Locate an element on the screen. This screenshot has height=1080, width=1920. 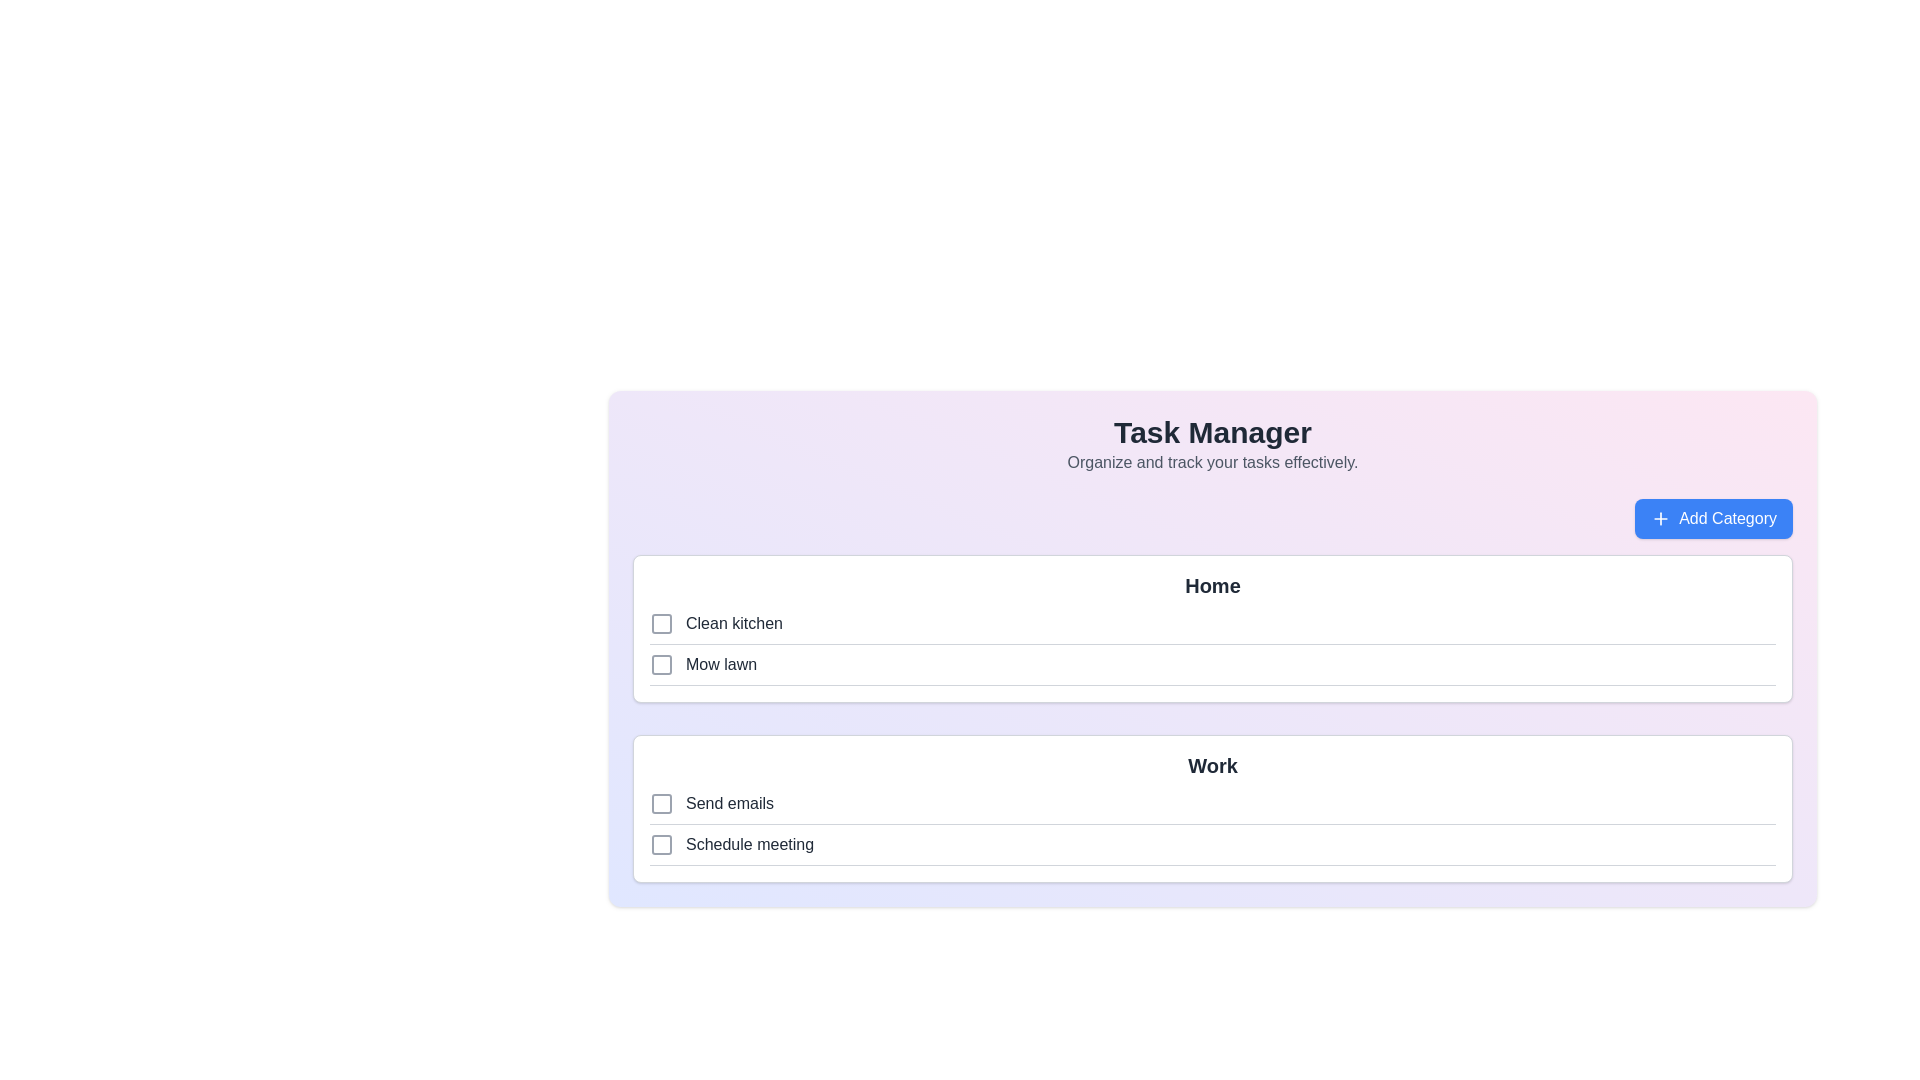
the Checkbox indicator (SVG-based) located in the first row of the 'Home' category, positioned before the text 'Clean kitchen' is located at coordinates (662, 623).